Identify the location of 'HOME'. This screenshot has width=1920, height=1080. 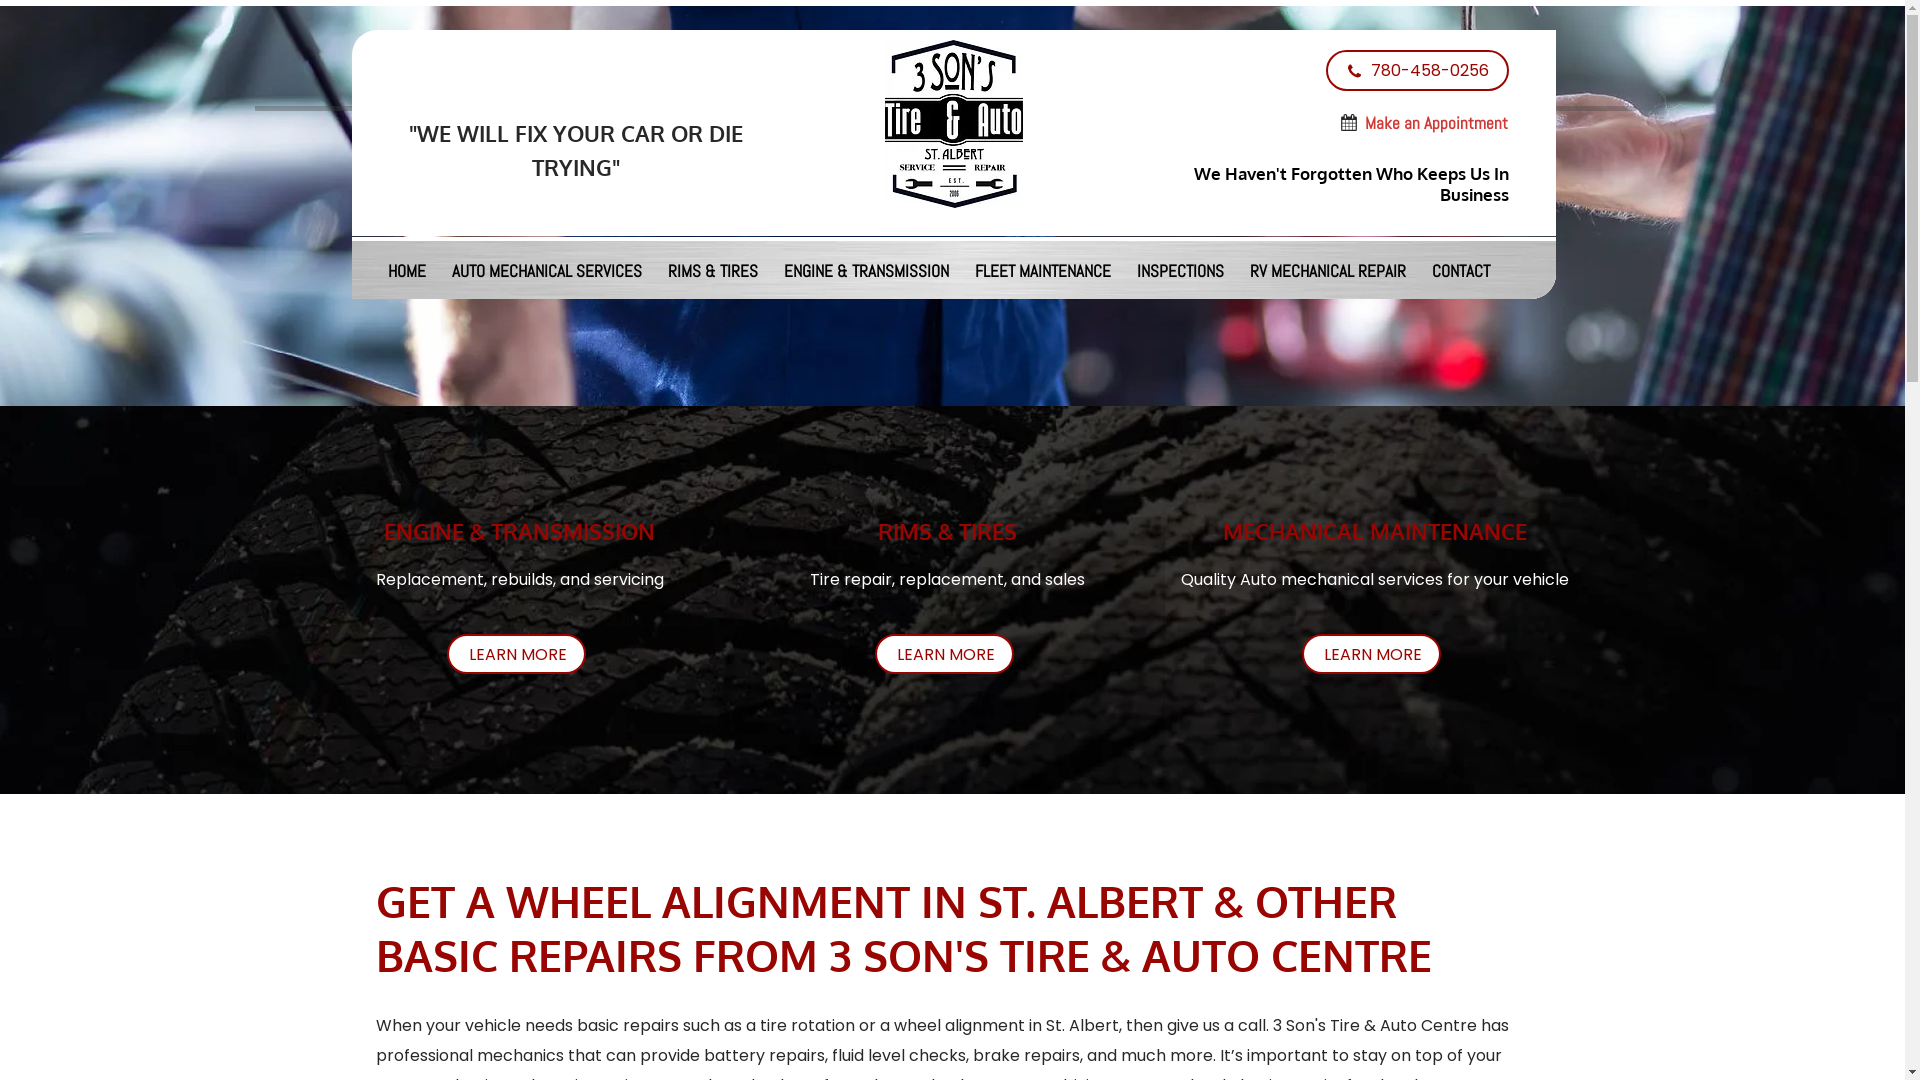
(406, 270).